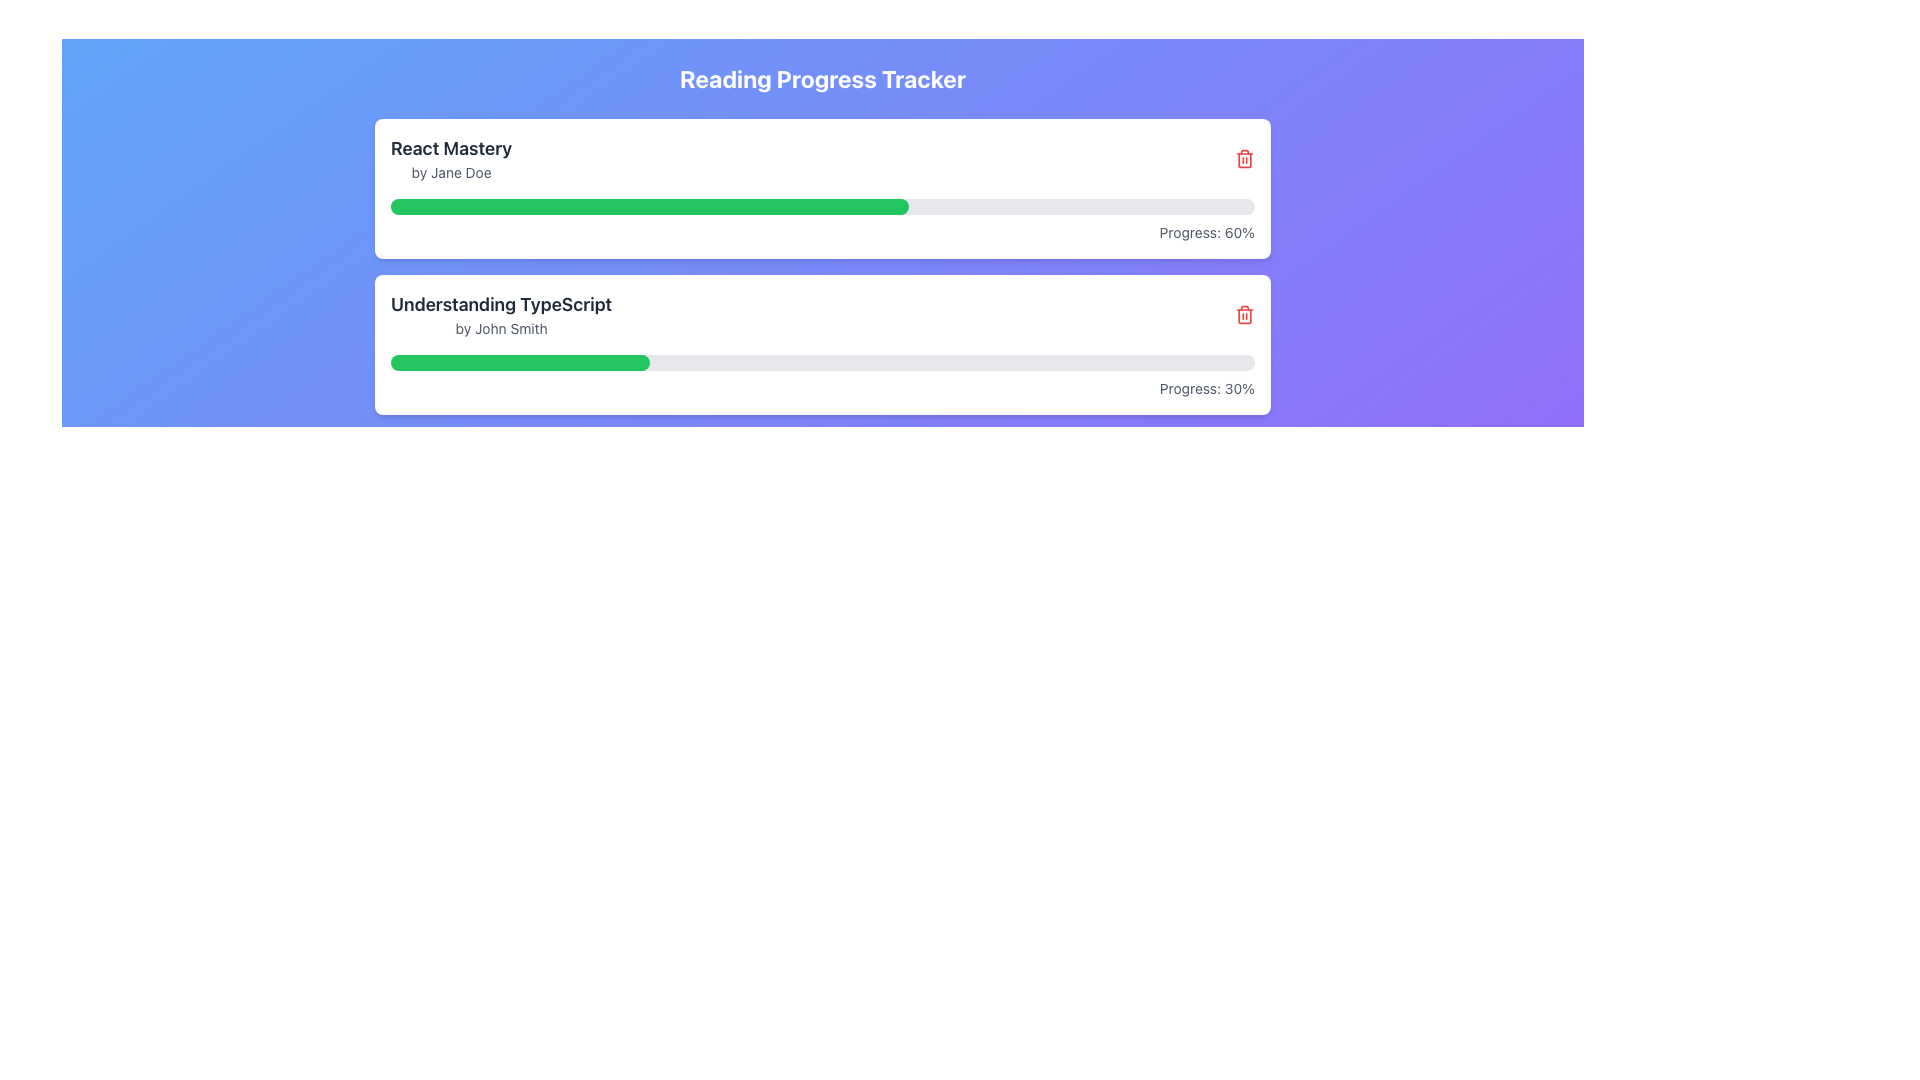 This screenshot has height=1080, width=1920. Describe the element at coordinates (822, 77) in the screenshot. I see `the bold header text element 'Reading Progress Tracker' which is styled in white and has a blue to purple gradient background` at that location.